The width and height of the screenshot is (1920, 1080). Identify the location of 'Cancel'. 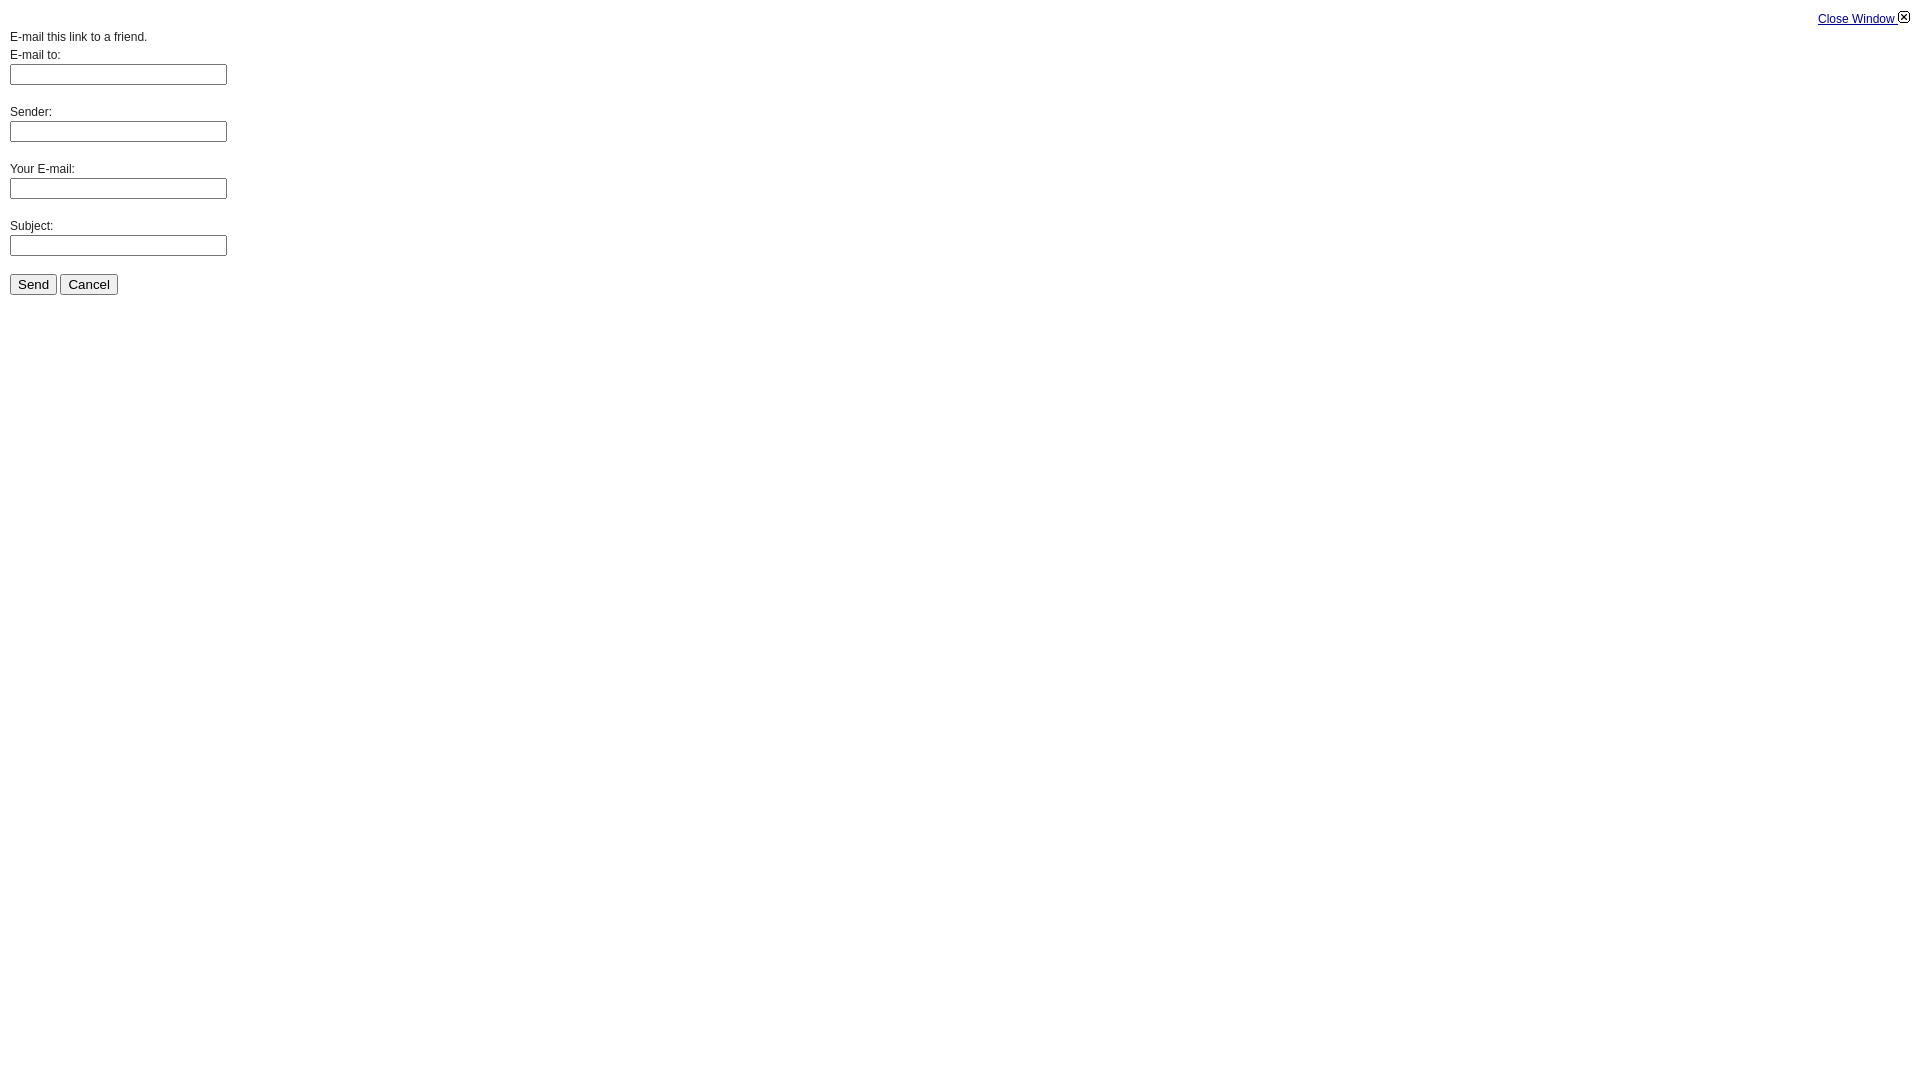
(88, 284).